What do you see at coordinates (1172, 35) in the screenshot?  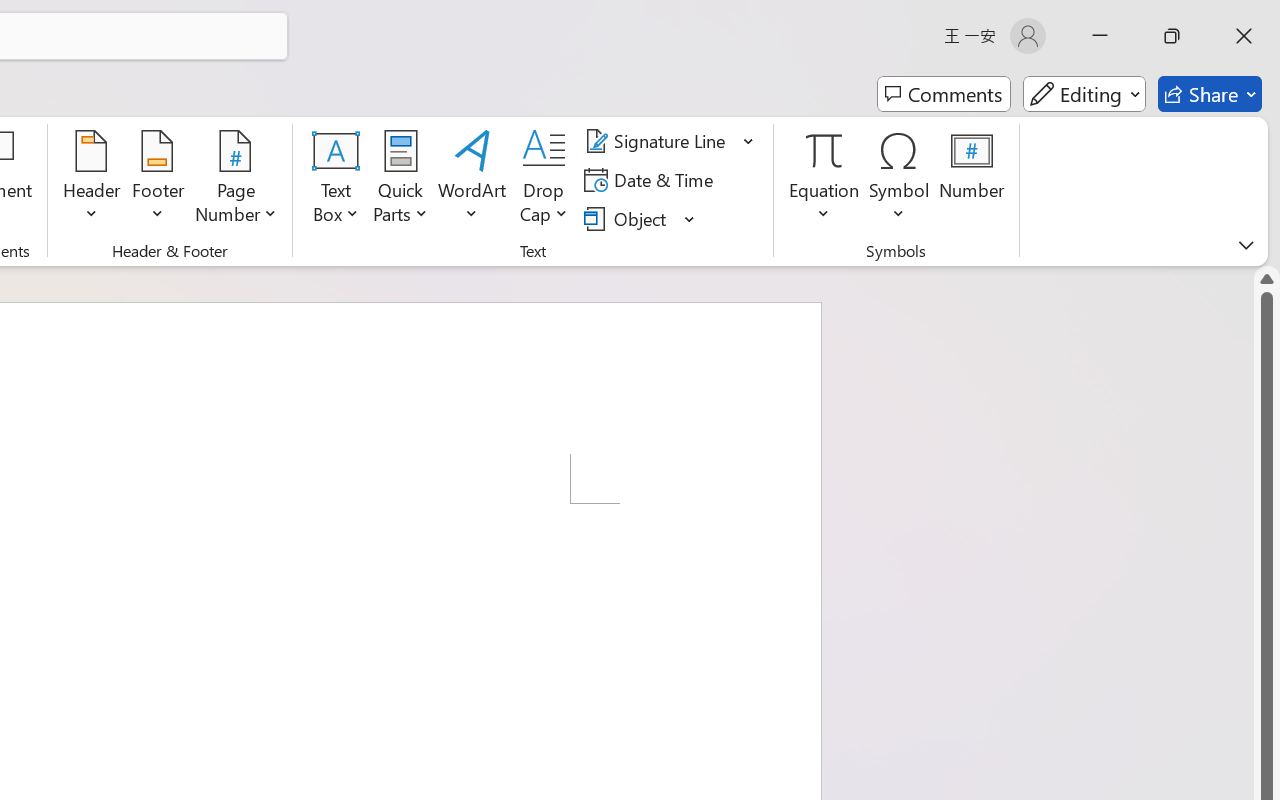 I see `'Restore Down'` at bounding box center [1172, 35].